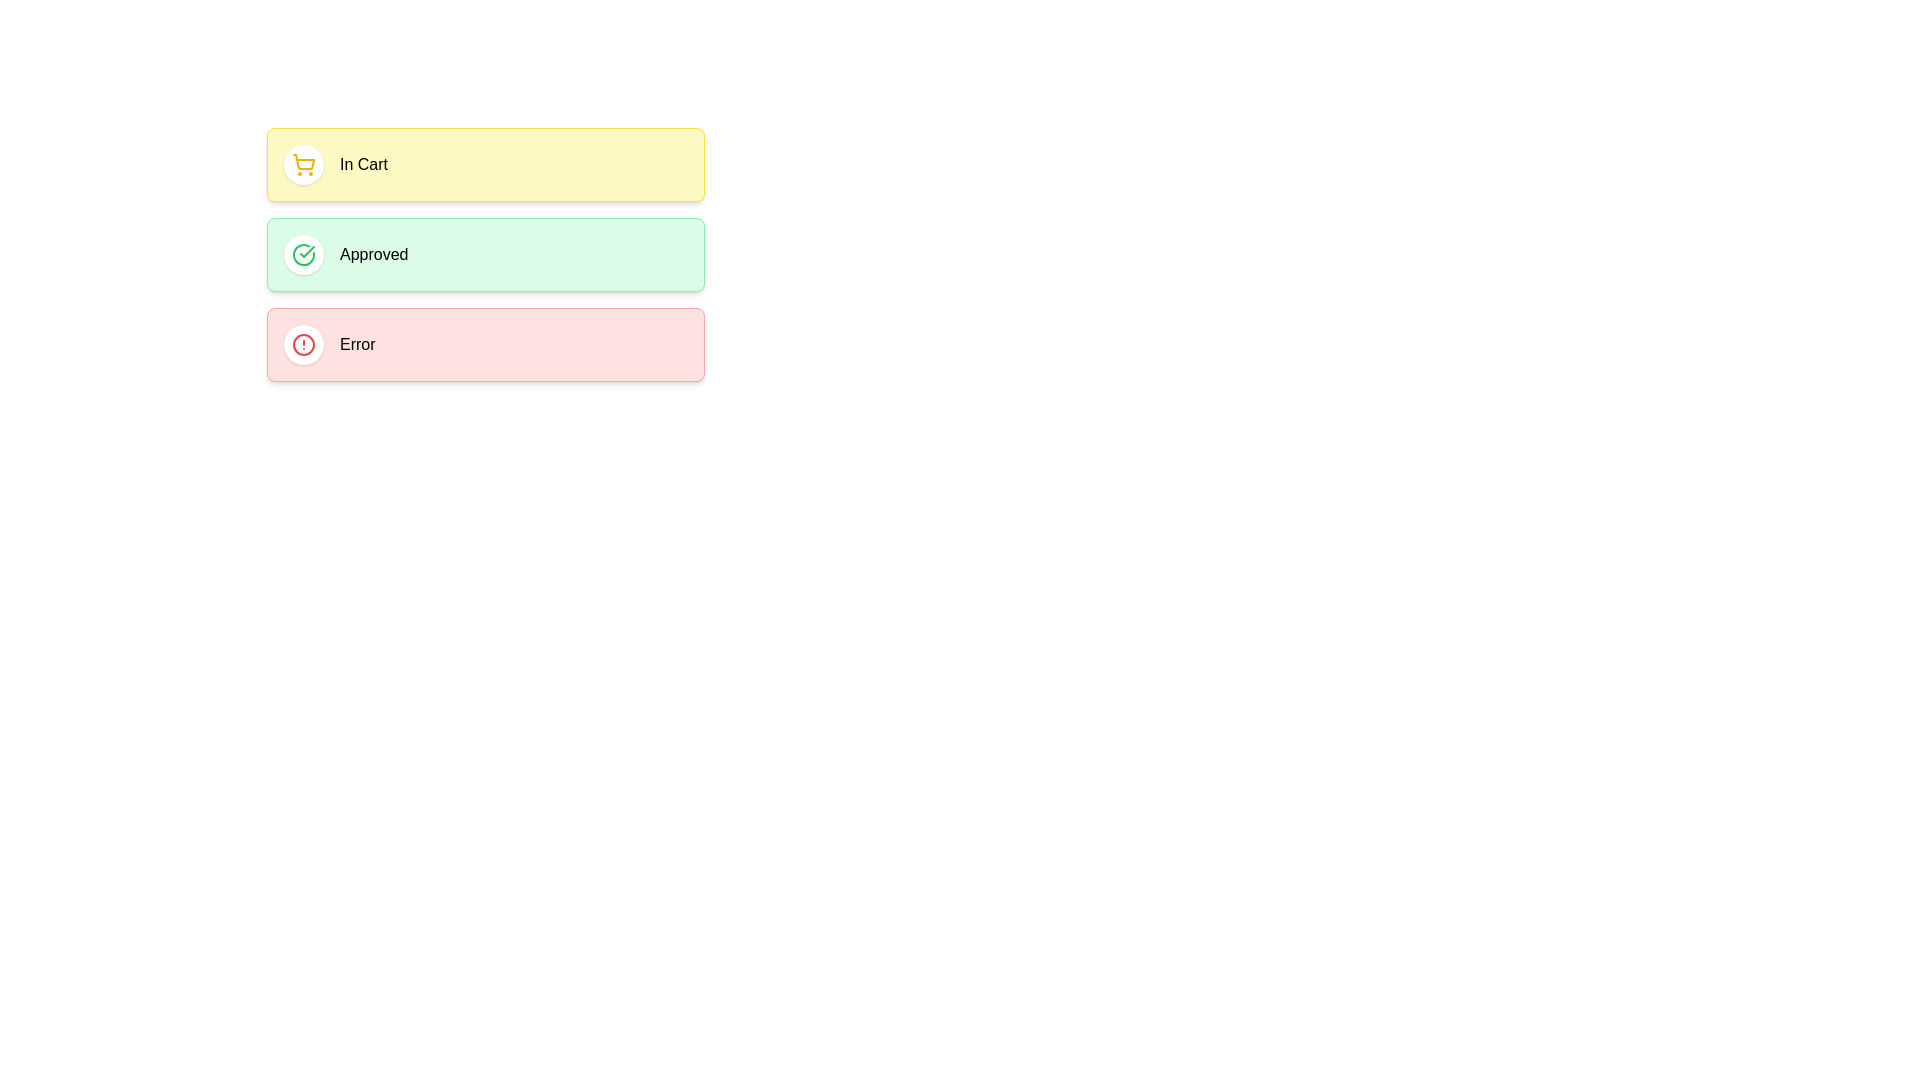  What do you see at coordinates (302, 164) in the screenshot?
I see `the decorative icon representing an item in the cart, located at the left side of the yellow card with the text 'In Cart'` at bounding box center [302, 164].